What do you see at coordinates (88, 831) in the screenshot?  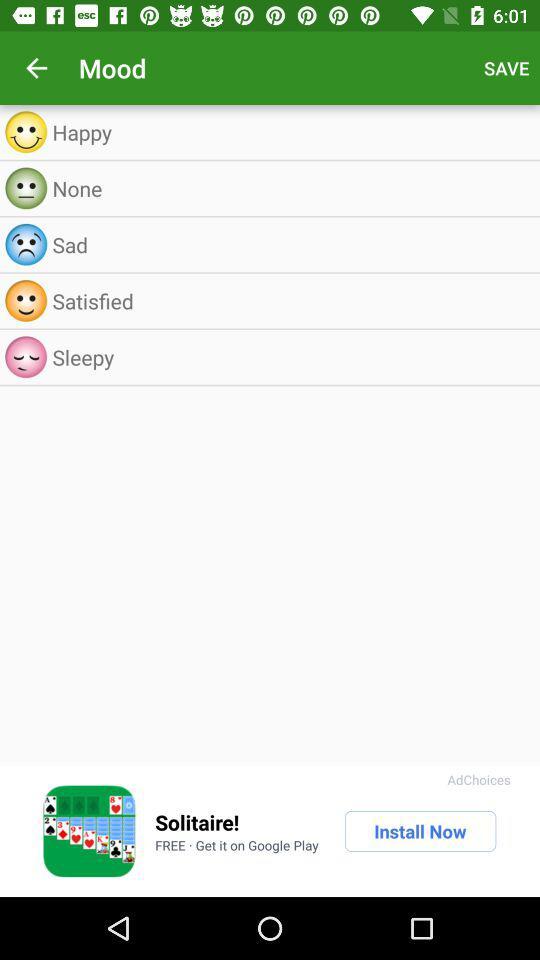 I see `pictures` at bounding box center [88, 831].